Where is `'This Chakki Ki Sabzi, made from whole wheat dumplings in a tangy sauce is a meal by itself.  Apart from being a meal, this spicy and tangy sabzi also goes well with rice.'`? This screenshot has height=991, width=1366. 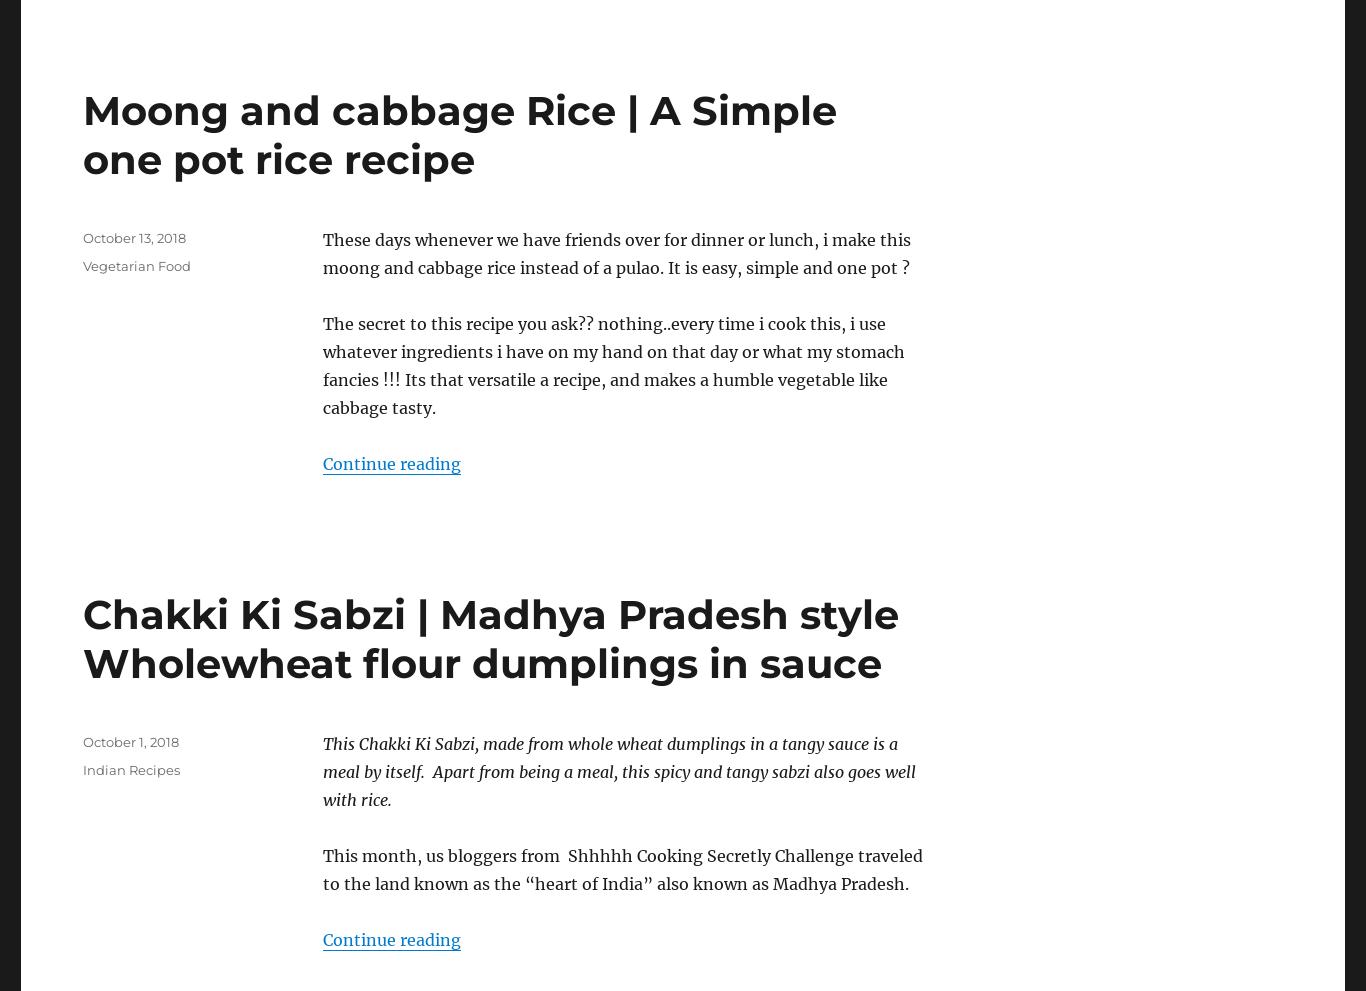
'This Chakki Ki Sabzi, made from whole wheat dumplings in a tangy sauce is a meal by itself.  Apart from being a meal, this spicy and tangy sabzi also goes well with rice.' is located at coordinates (618, 770).